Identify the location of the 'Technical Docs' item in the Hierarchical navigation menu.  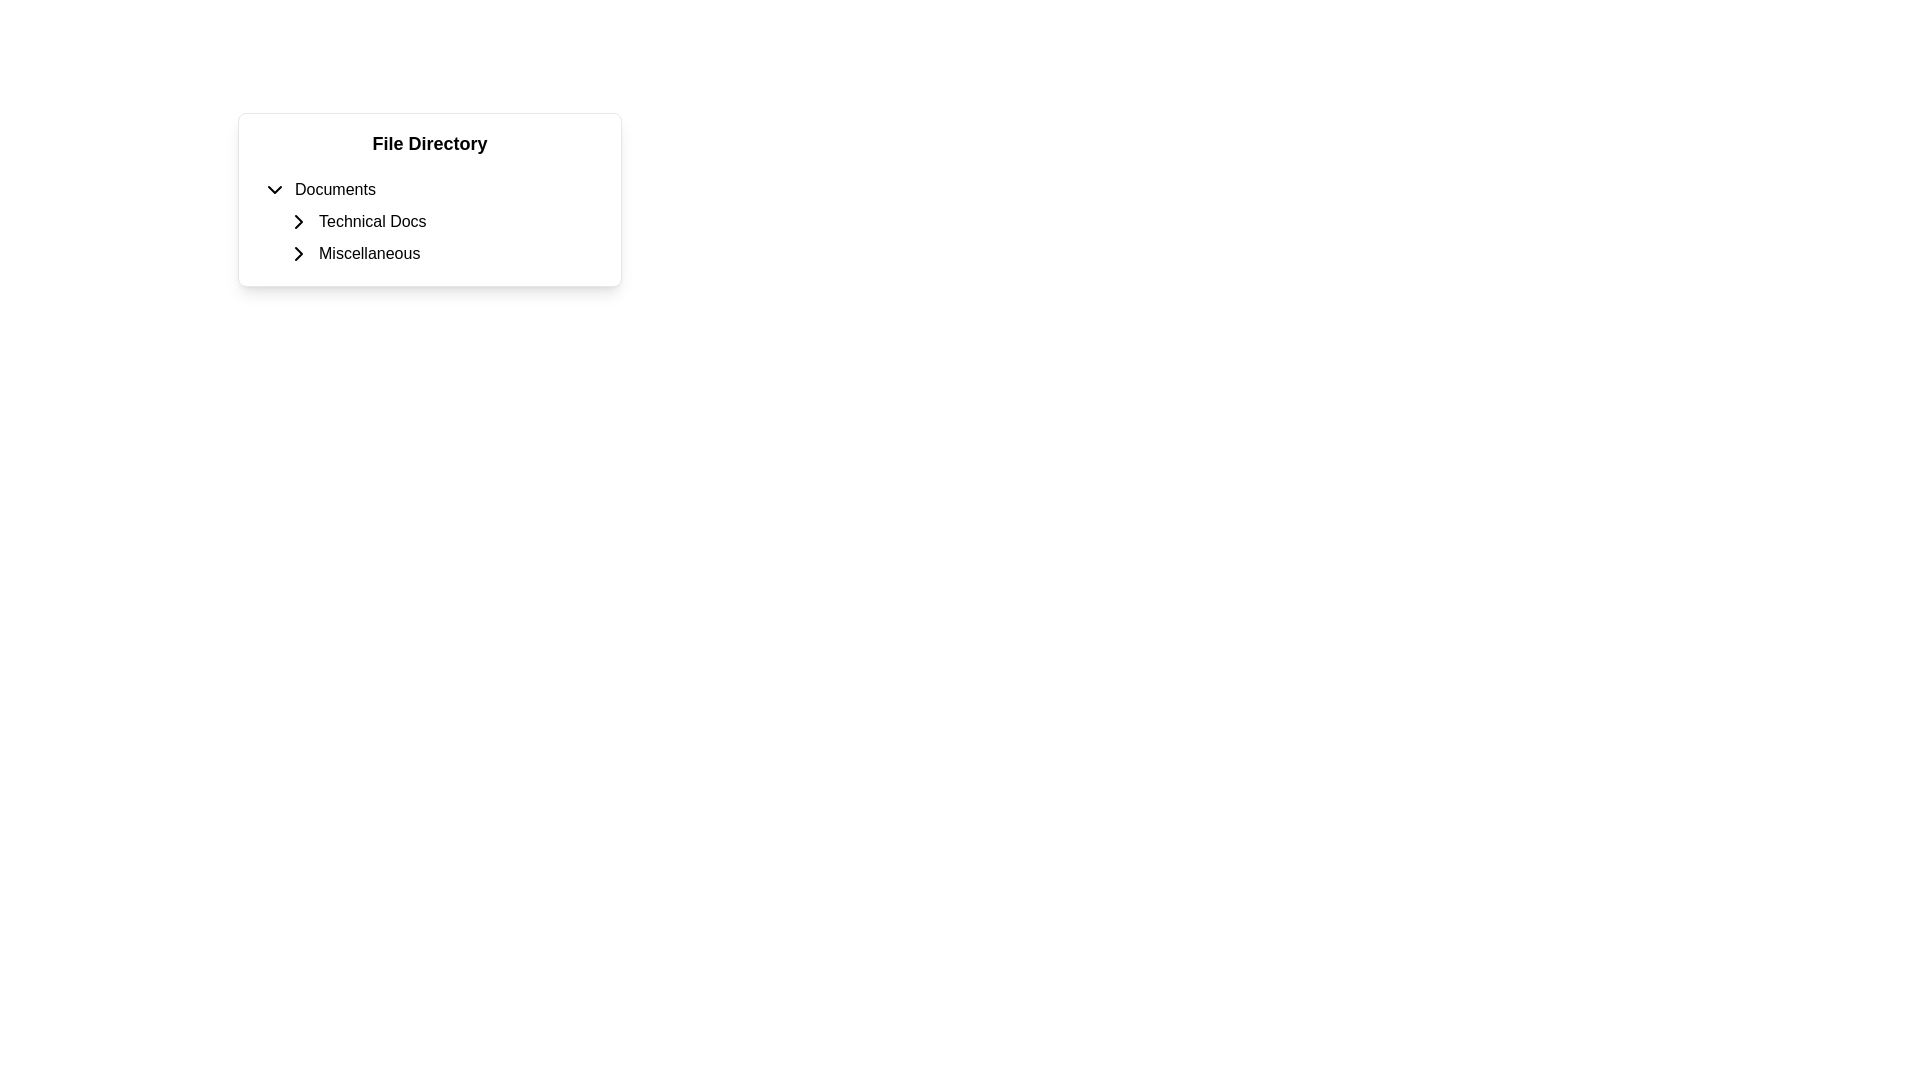
(429, 222).